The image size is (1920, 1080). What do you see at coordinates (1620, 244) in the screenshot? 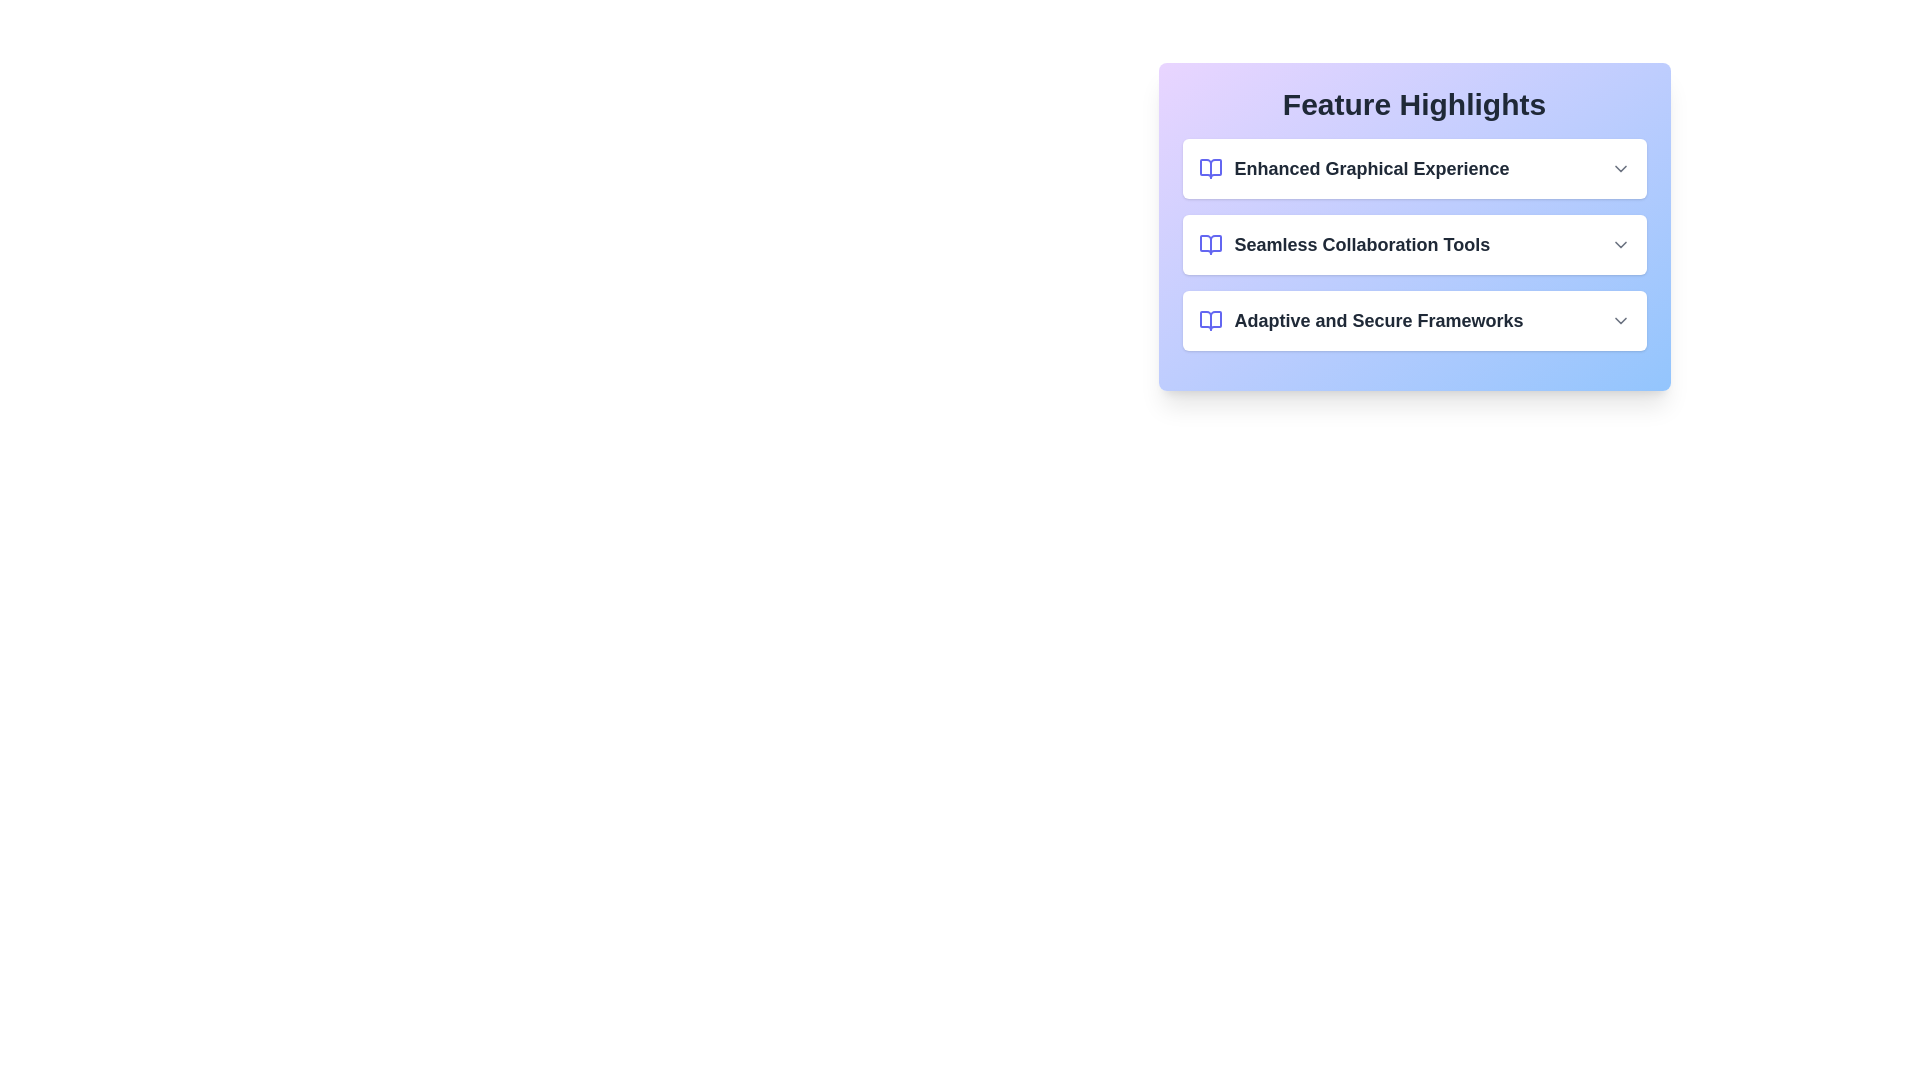
I see `the chevron-down icon located to the far right of the 'Seamless Collaboration Tools' list item, which is designed to indicate expandable content` at bounding box center [1620, 244].